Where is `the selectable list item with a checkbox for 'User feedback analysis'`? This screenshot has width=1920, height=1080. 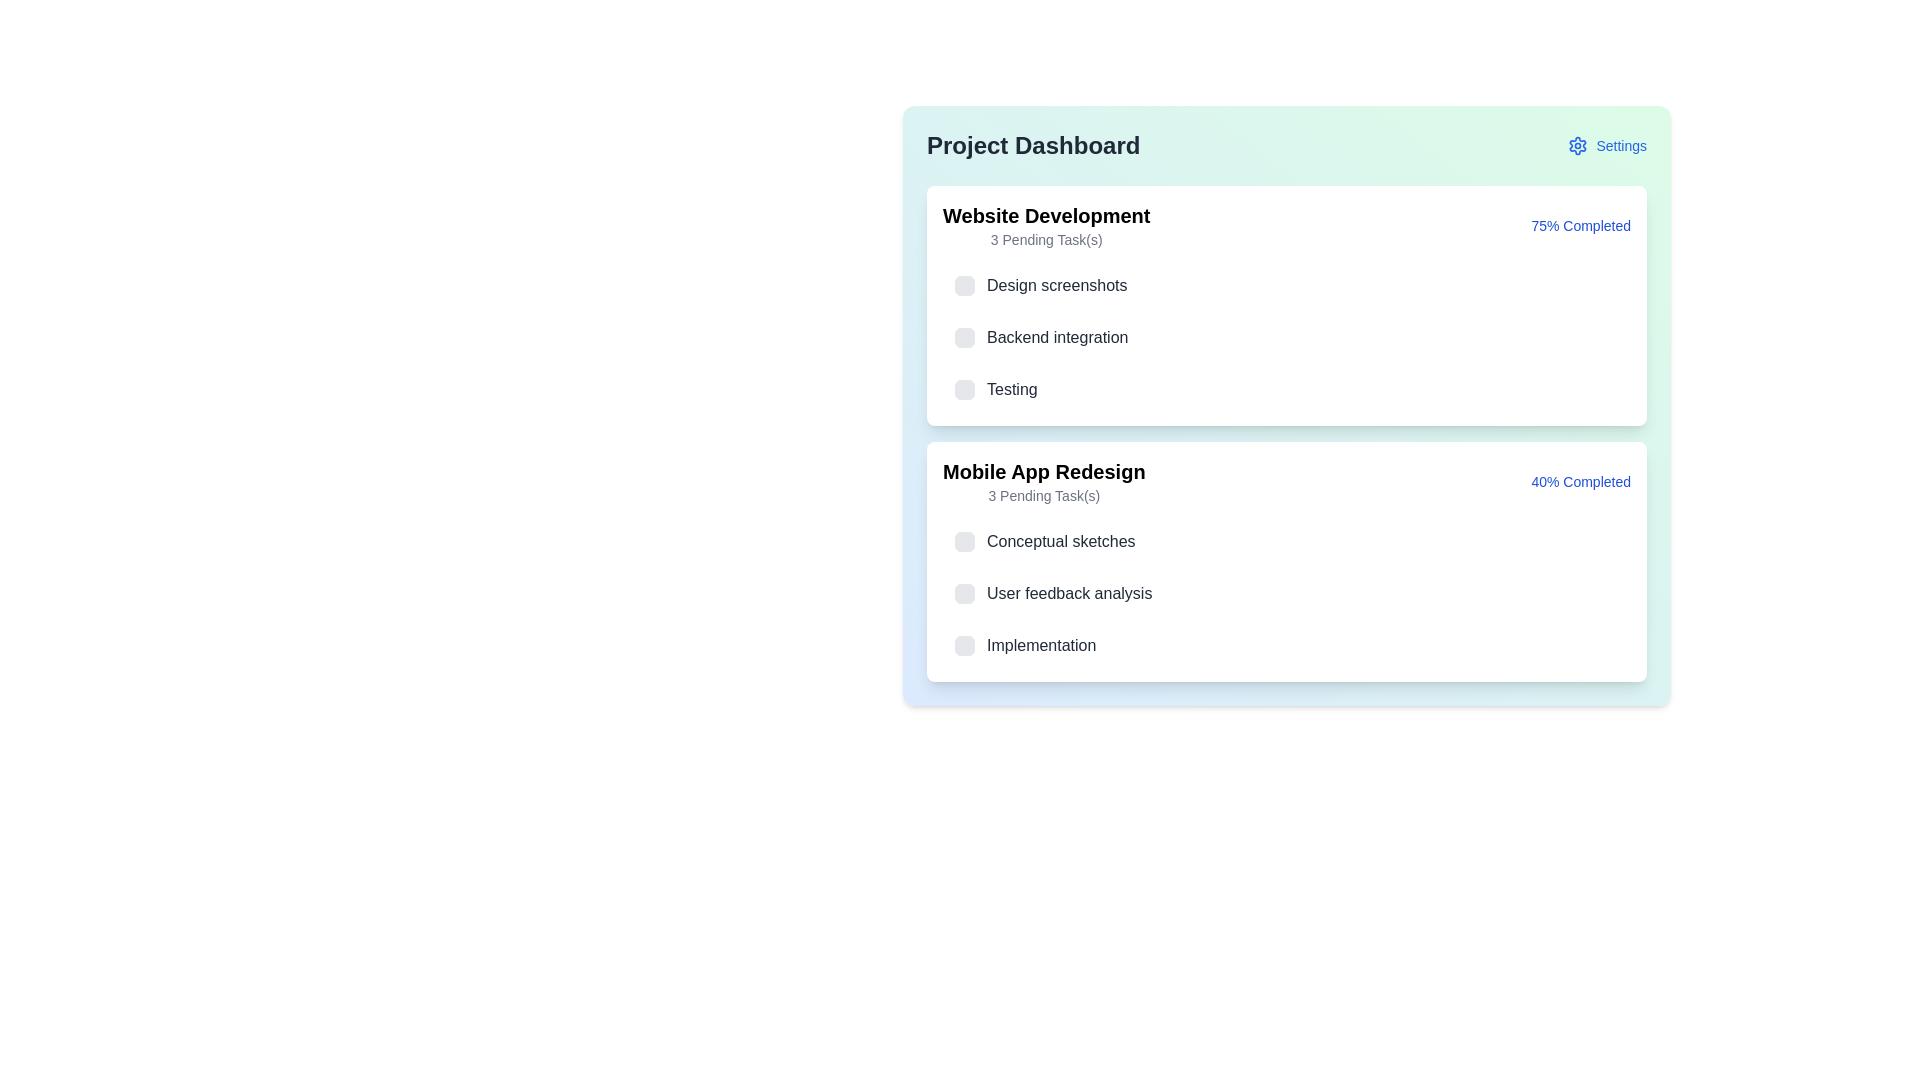 the selectable list item with a checkbox for 'User feedback analysis' is located at coordinates (1286, 593).